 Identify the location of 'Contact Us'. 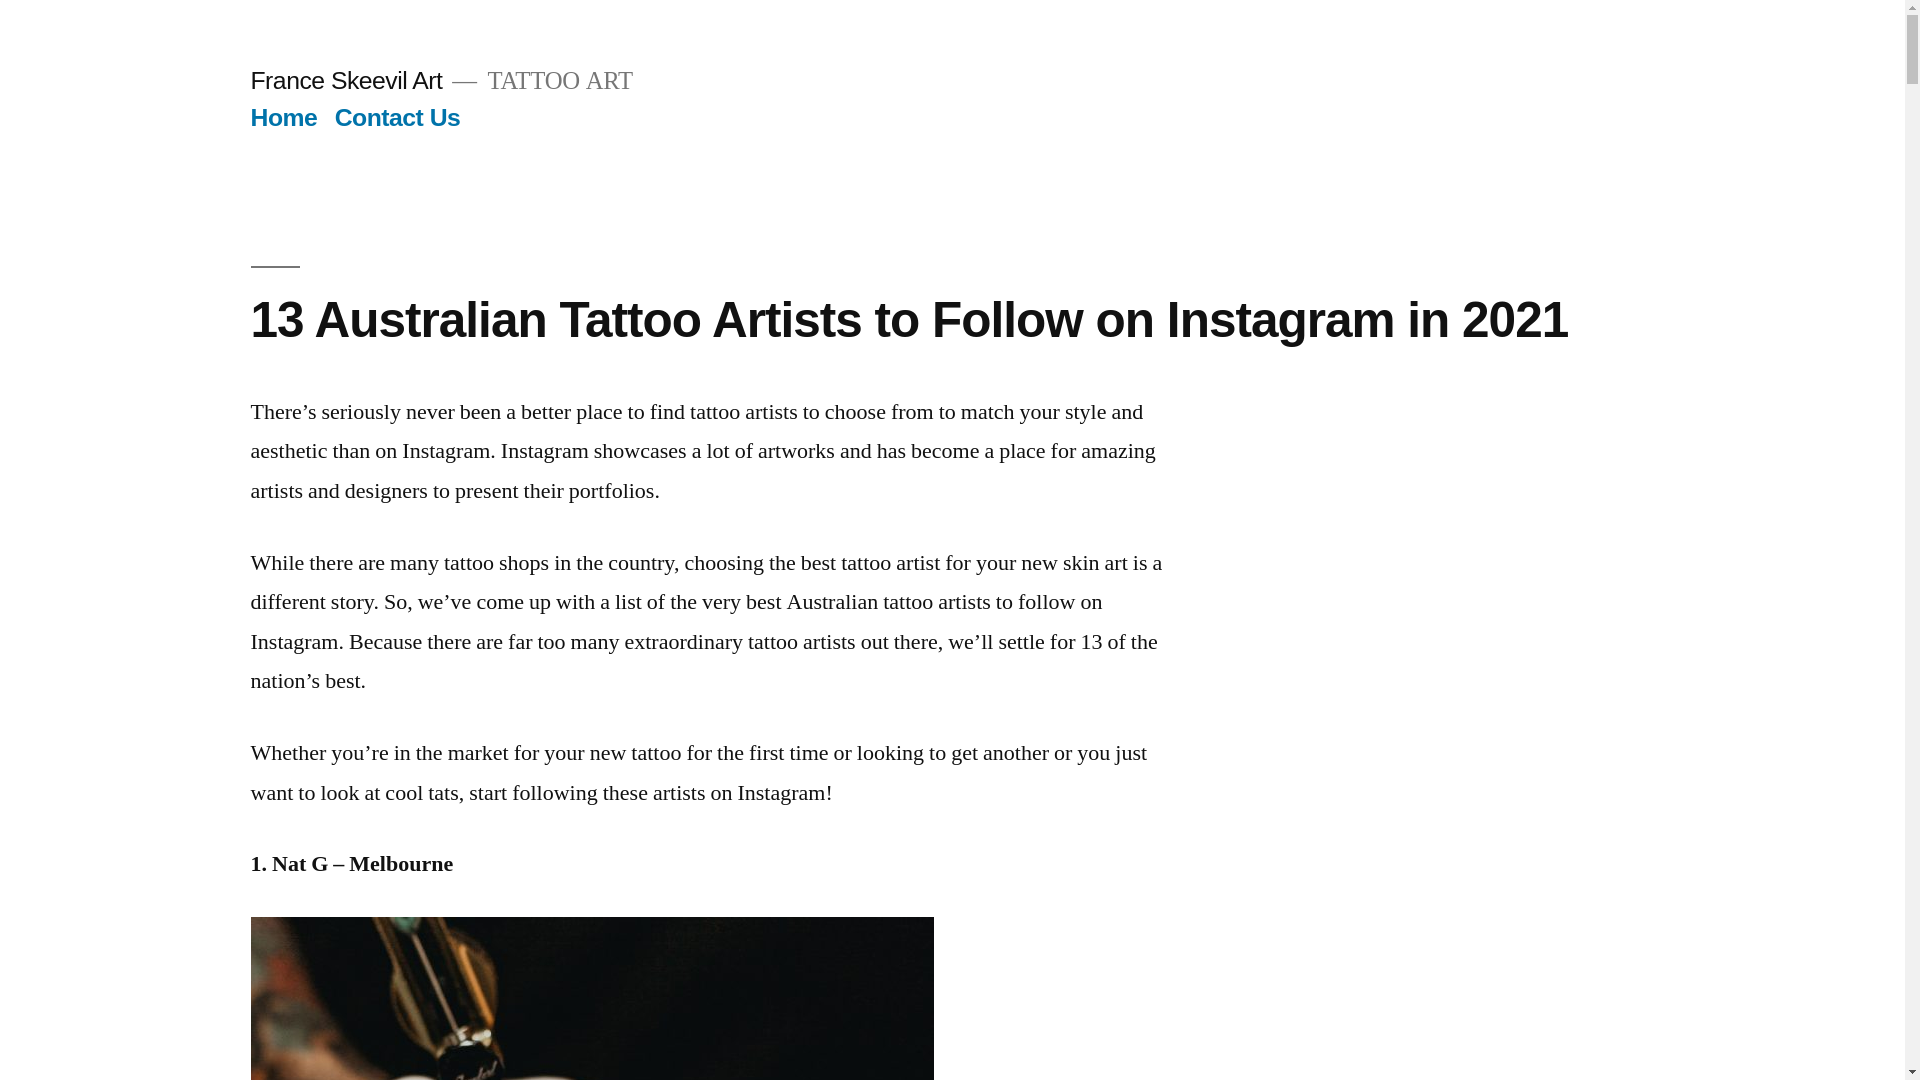
(398, 117).